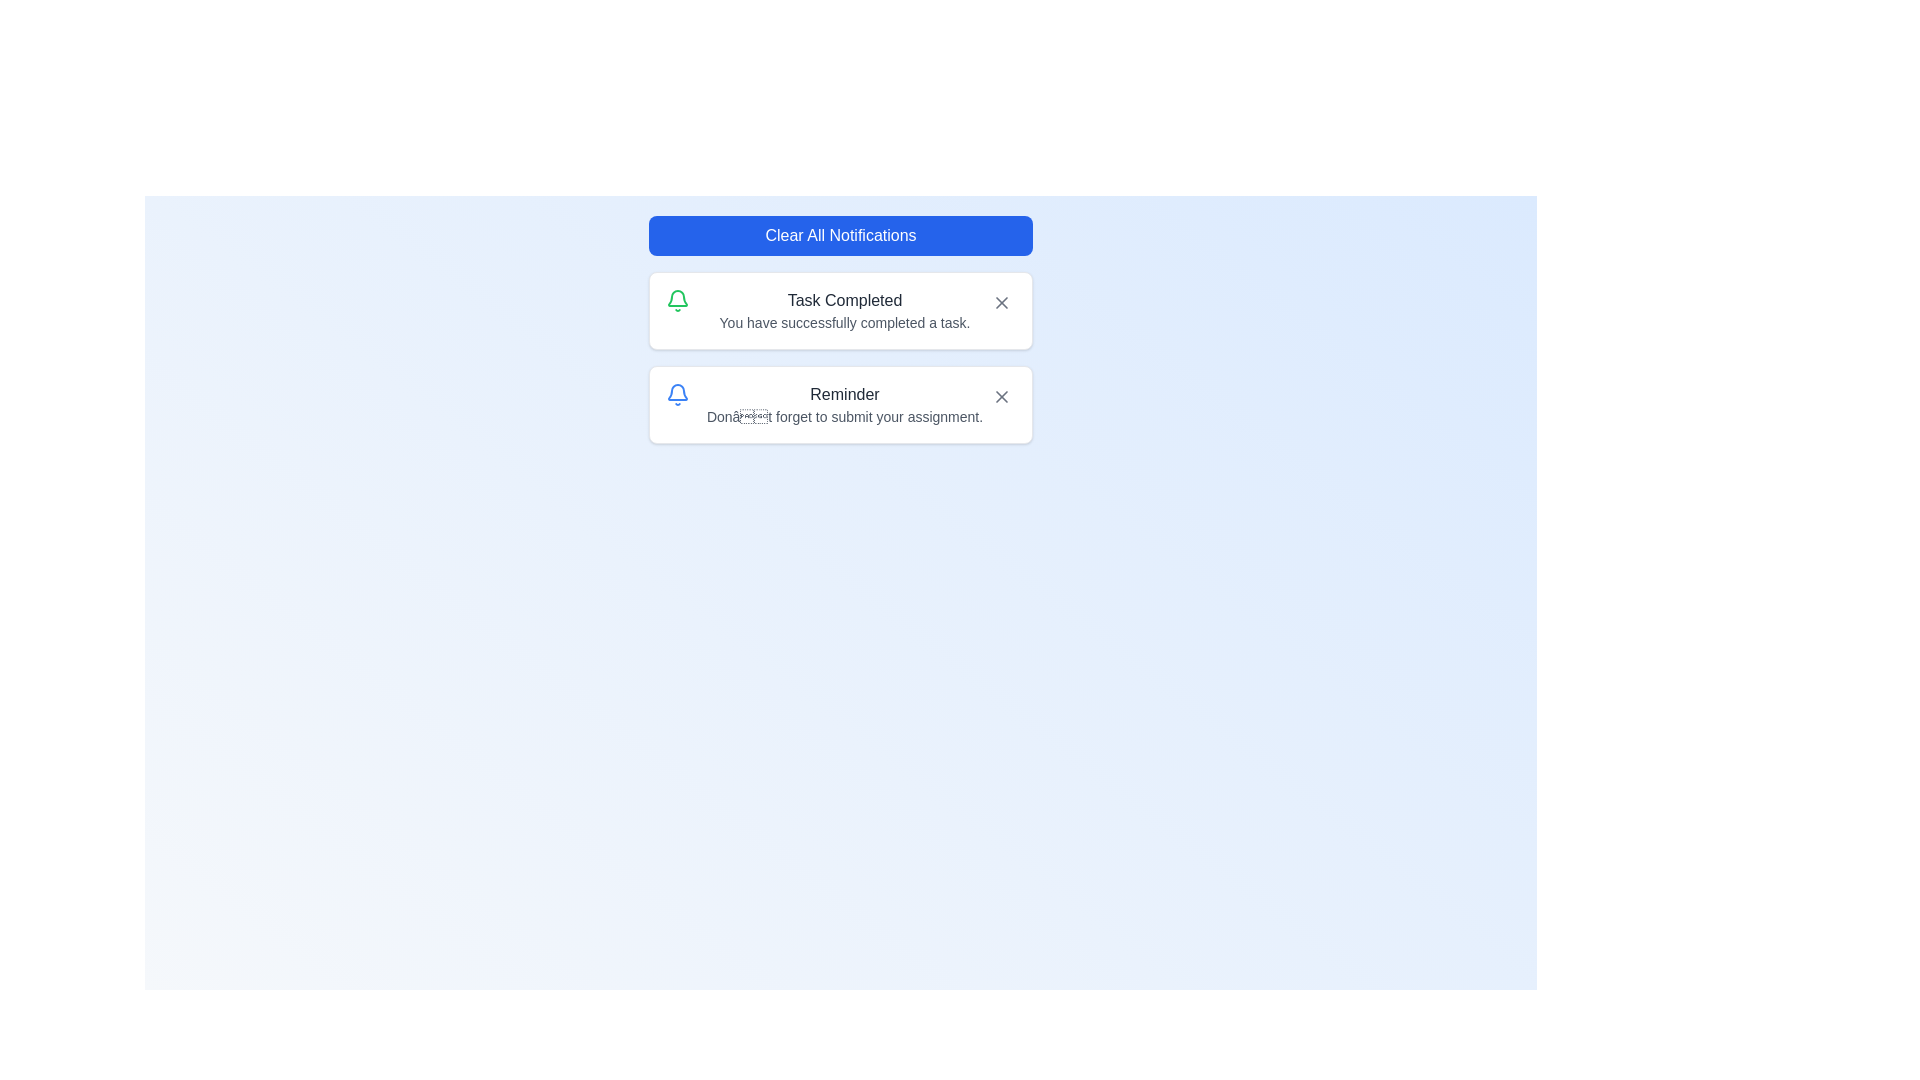 This screenshot has height=1080, width=1920. I want to click on the text 'Don’t forget to submit your assignment.' located at the bottom of the 'Reminder' notification card, so click(844, 415).